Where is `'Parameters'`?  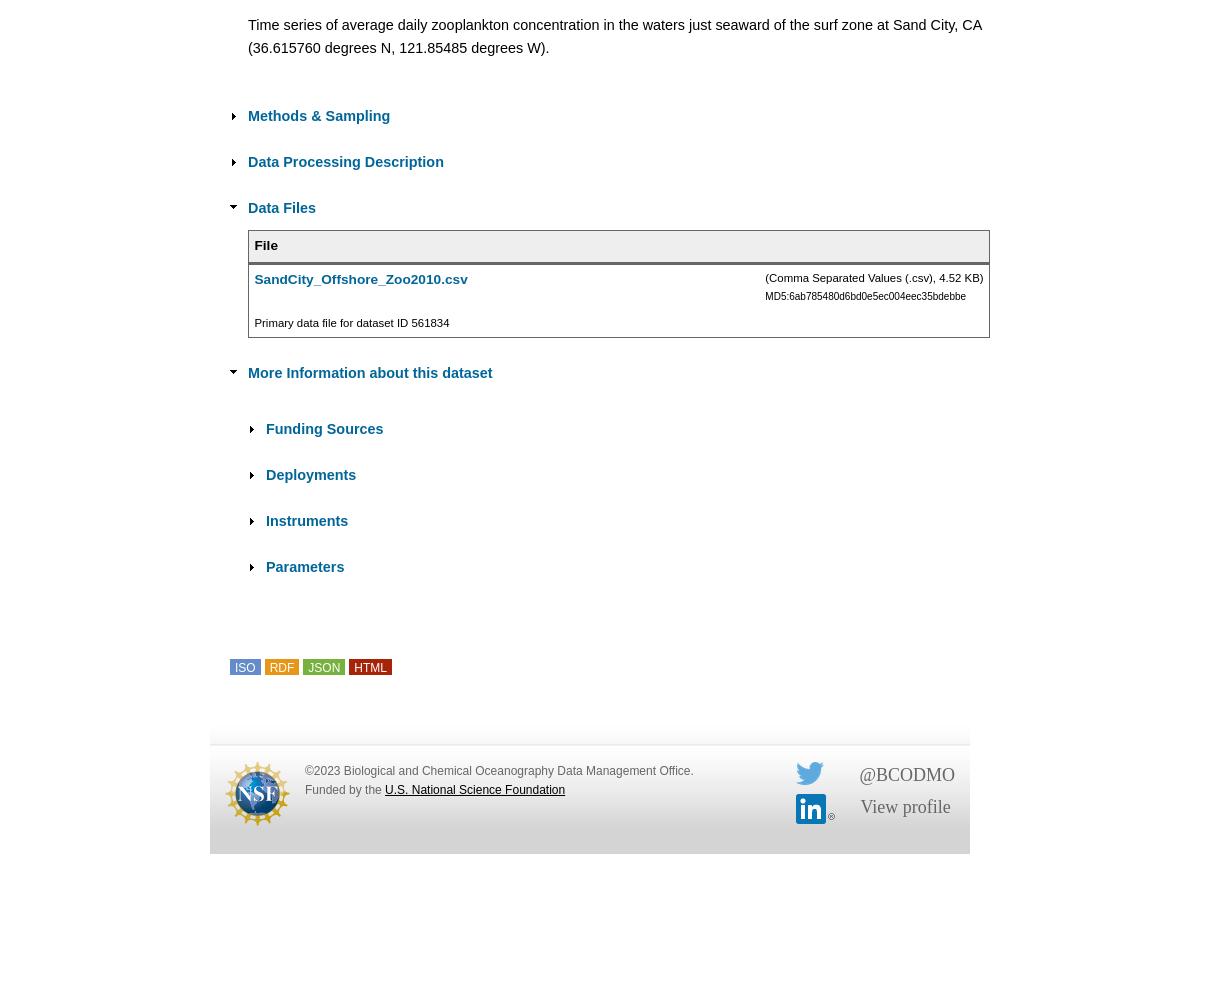 'Parameters' is located at coordinates (264, 565).